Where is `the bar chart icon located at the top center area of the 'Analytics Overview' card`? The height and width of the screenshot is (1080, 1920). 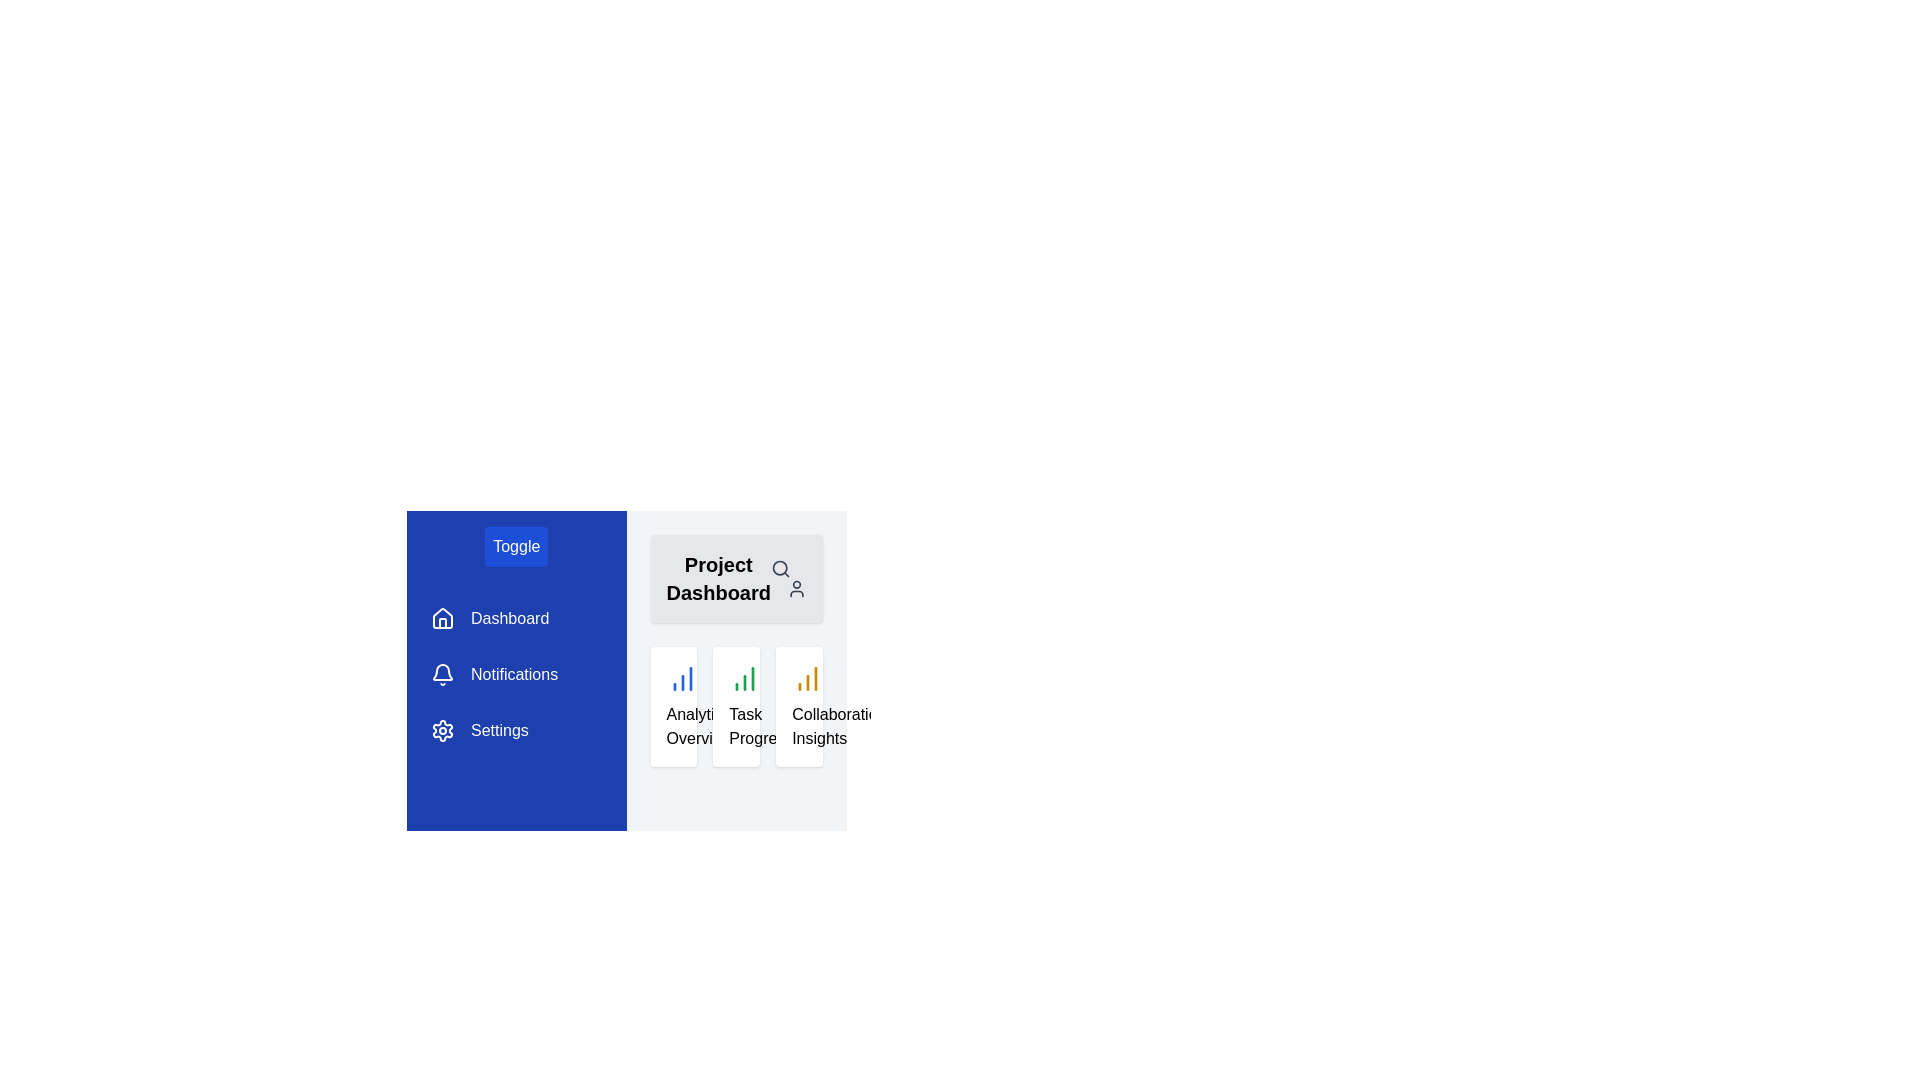 the bar chart icon located at the top center area of the 'Analytics Overview' card is located at coordinates (682, 677).